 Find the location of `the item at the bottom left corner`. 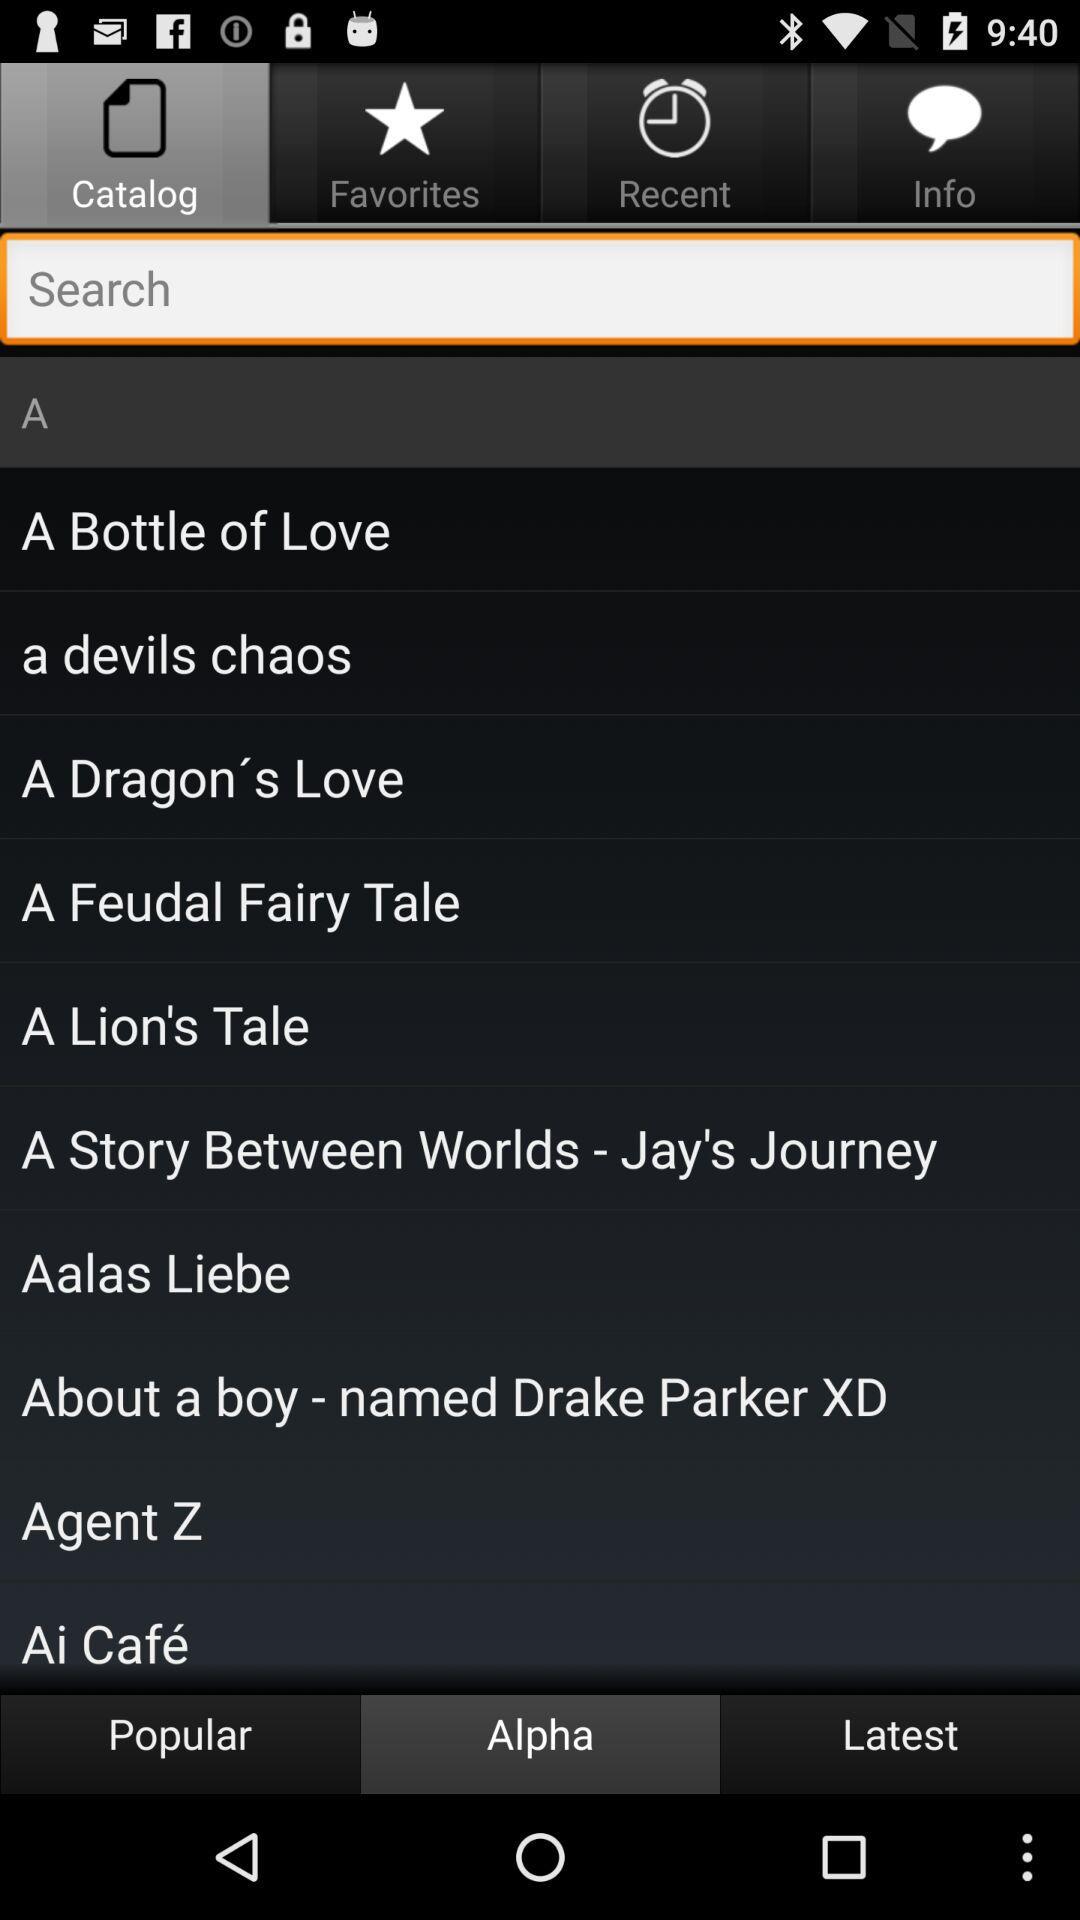

the item at the bottom left corner is located at coordinates (180, 1743).